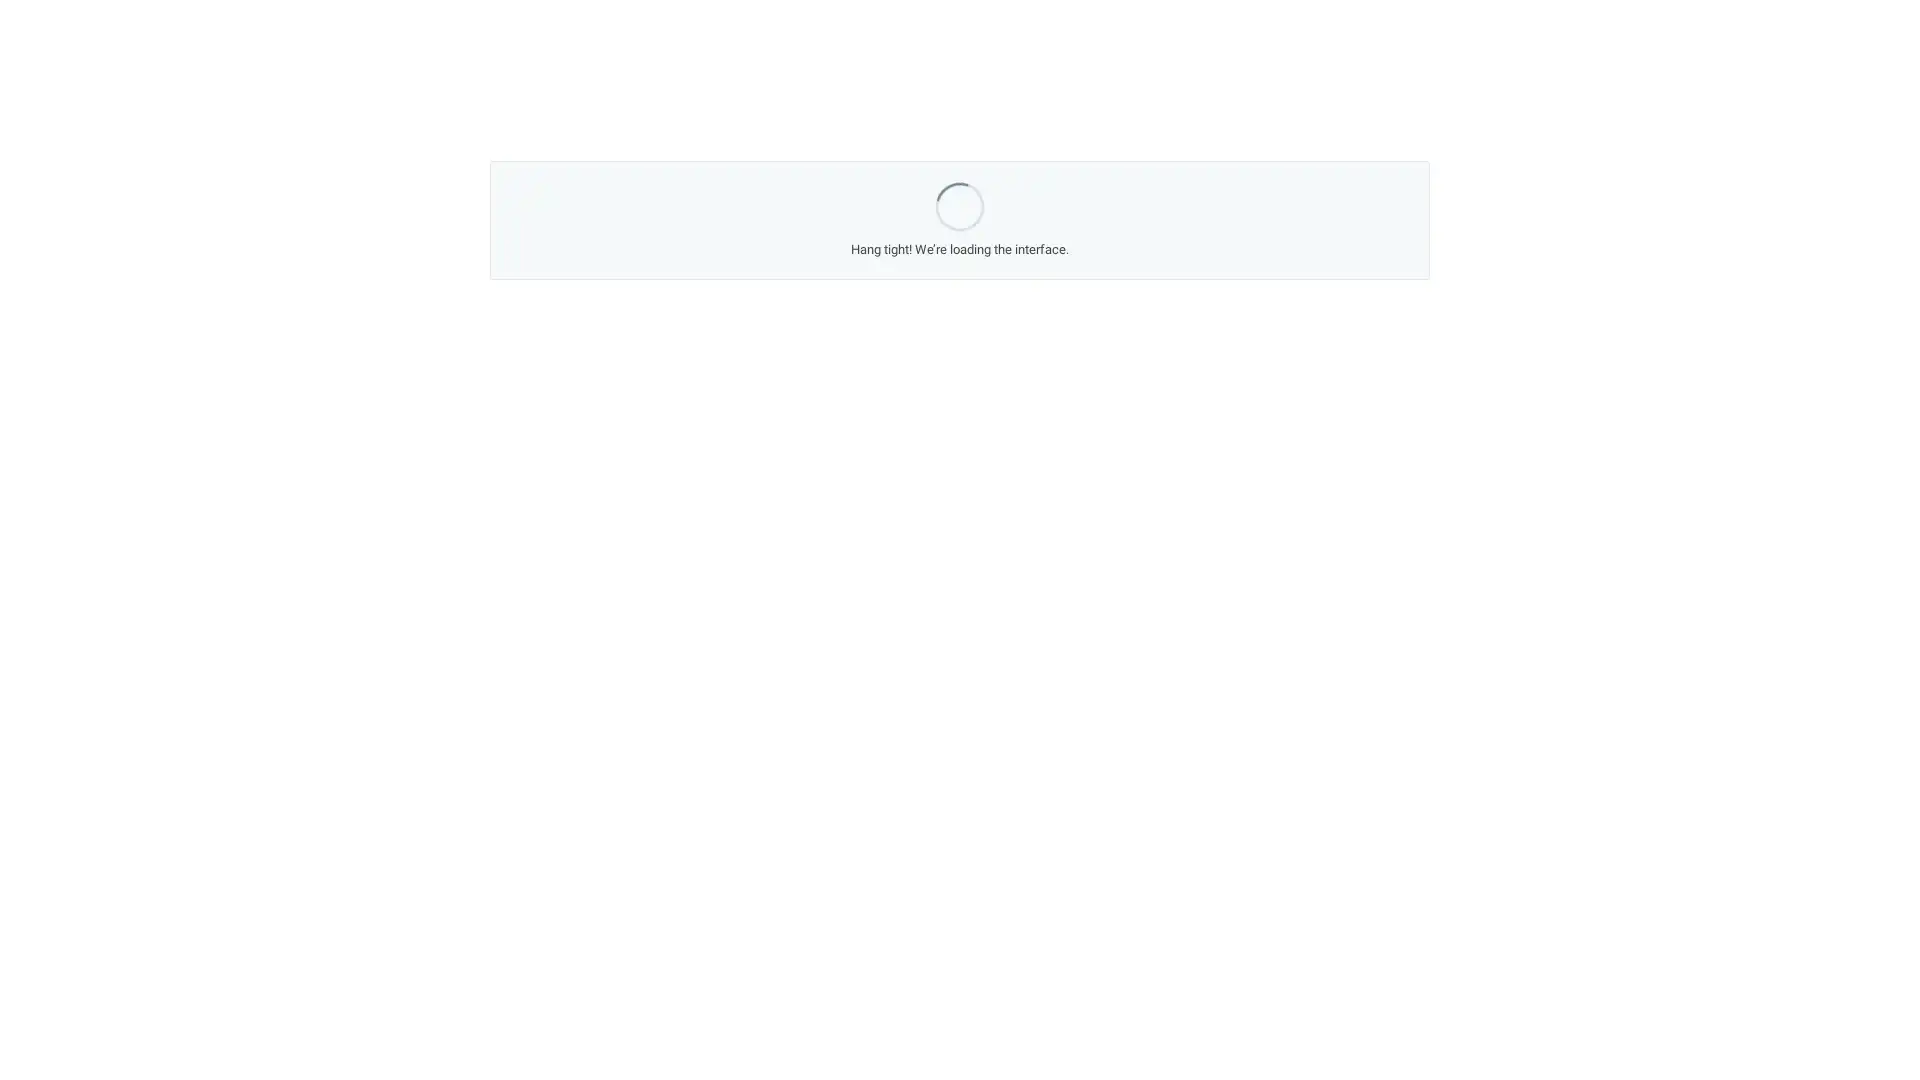 The image size is (1920, 1080). Describe the element at coordinates (1121, 712) in the screenshot. I see `Next Step: Campaign Setup` at that location.